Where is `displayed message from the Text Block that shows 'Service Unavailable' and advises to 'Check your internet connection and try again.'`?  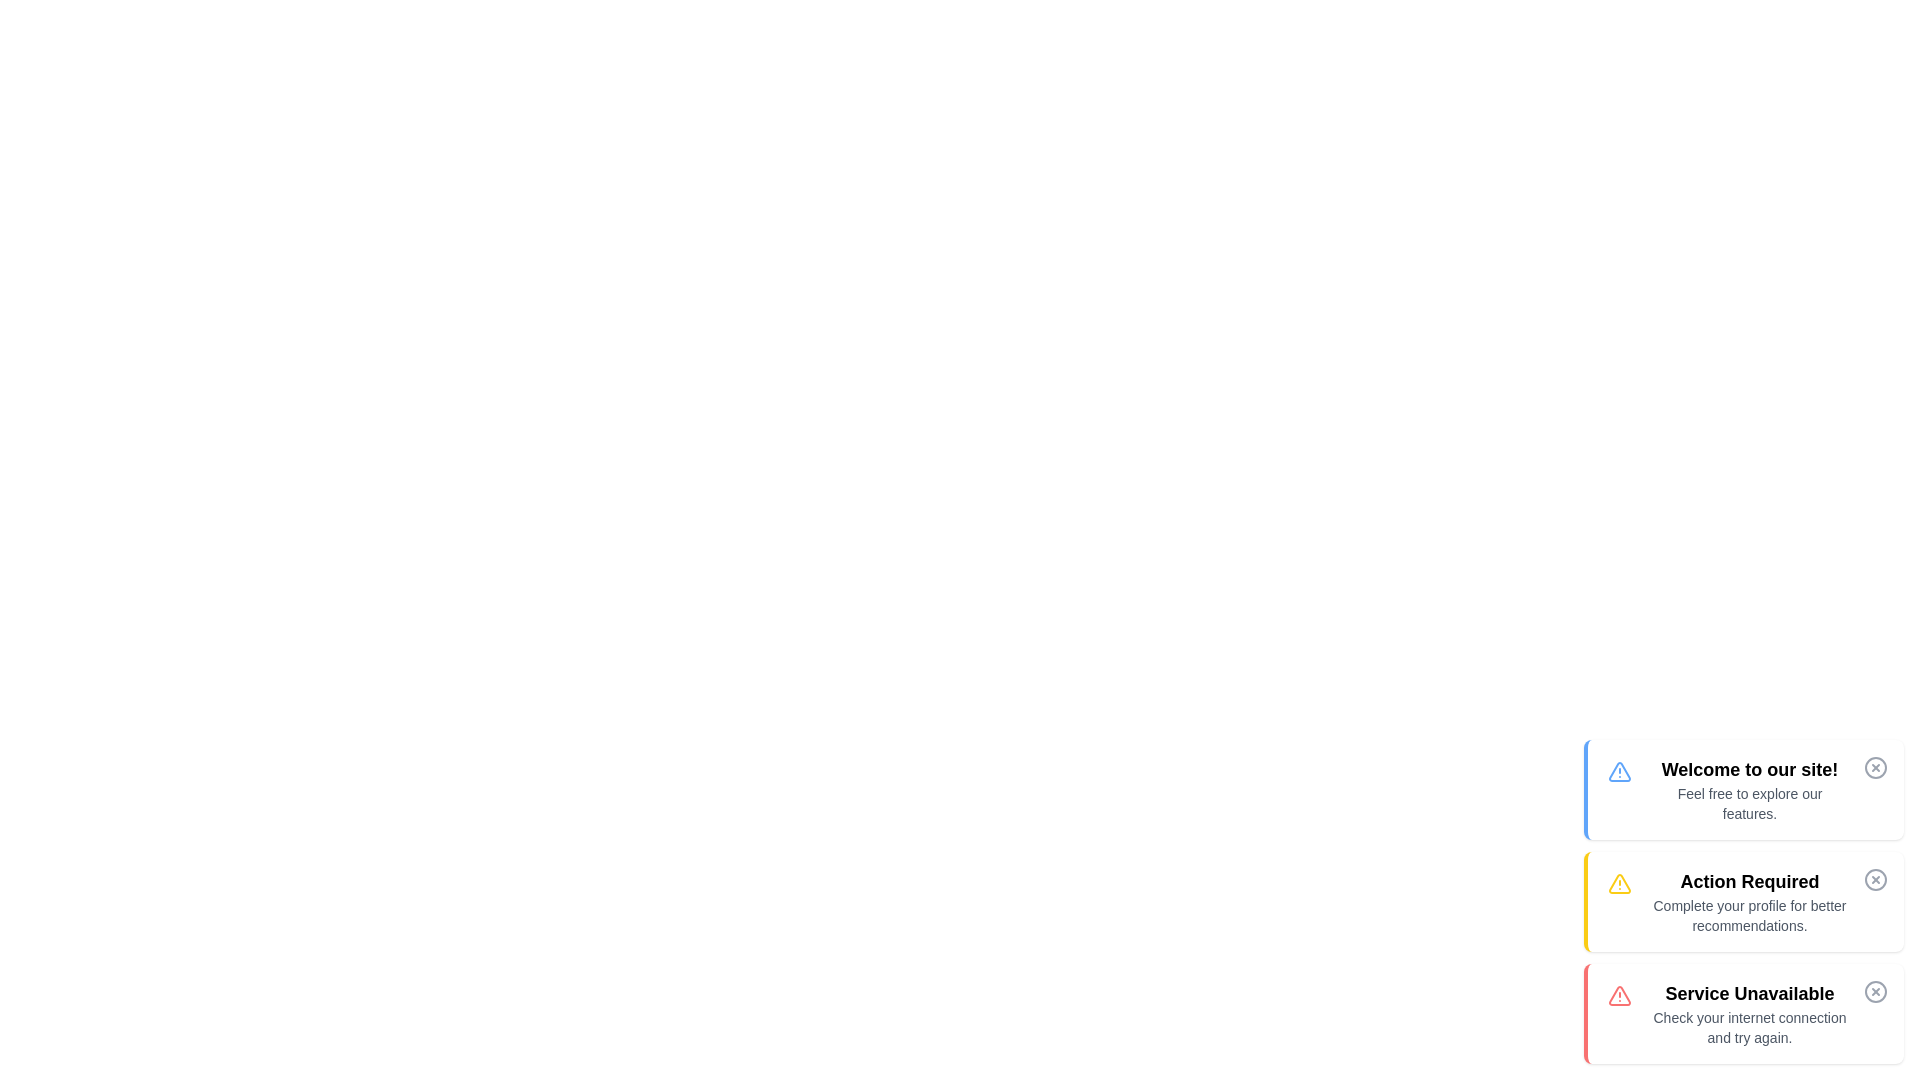
displayed message from the Text Block that shows 'Service Unavailable' and advises to 'Check your internet connection and try again.' is located at coordinates (1749, 1014).